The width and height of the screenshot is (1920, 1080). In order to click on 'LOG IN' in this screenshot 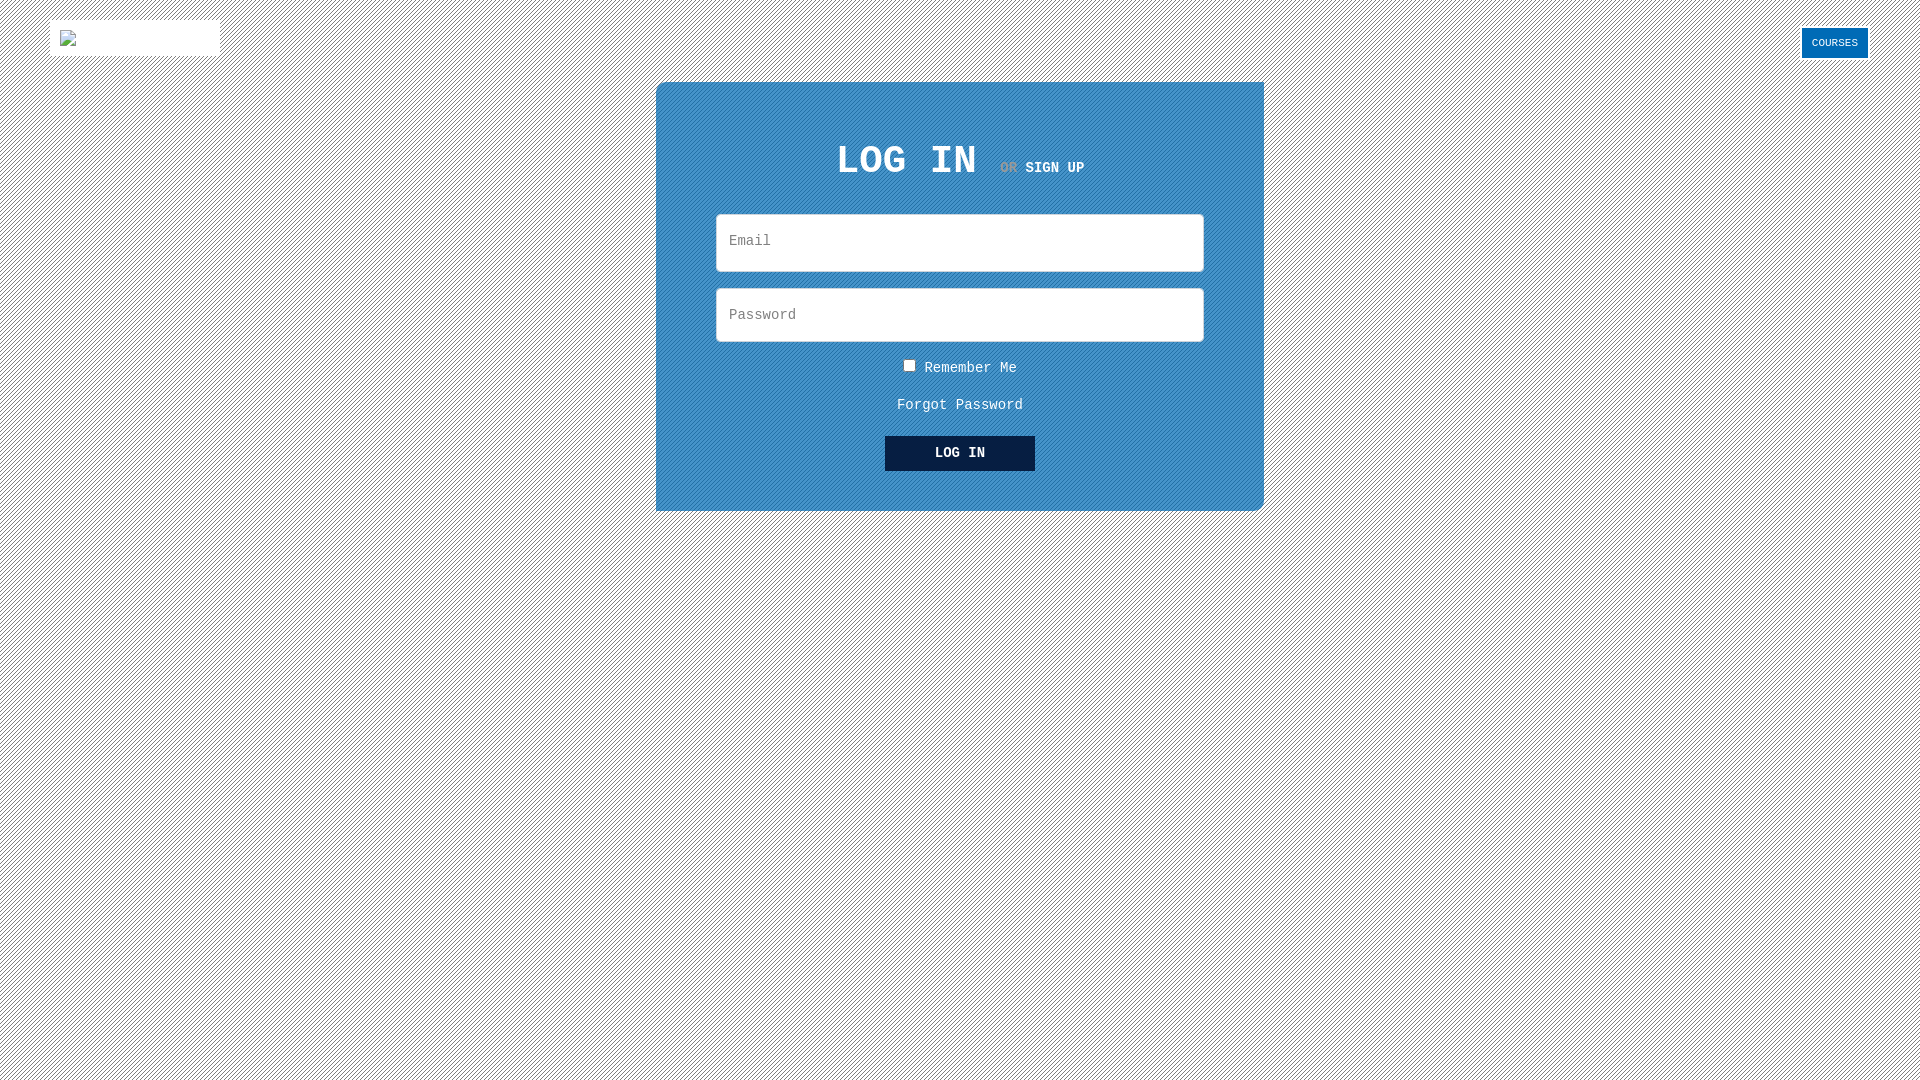, I will do `click(960, 453)`.